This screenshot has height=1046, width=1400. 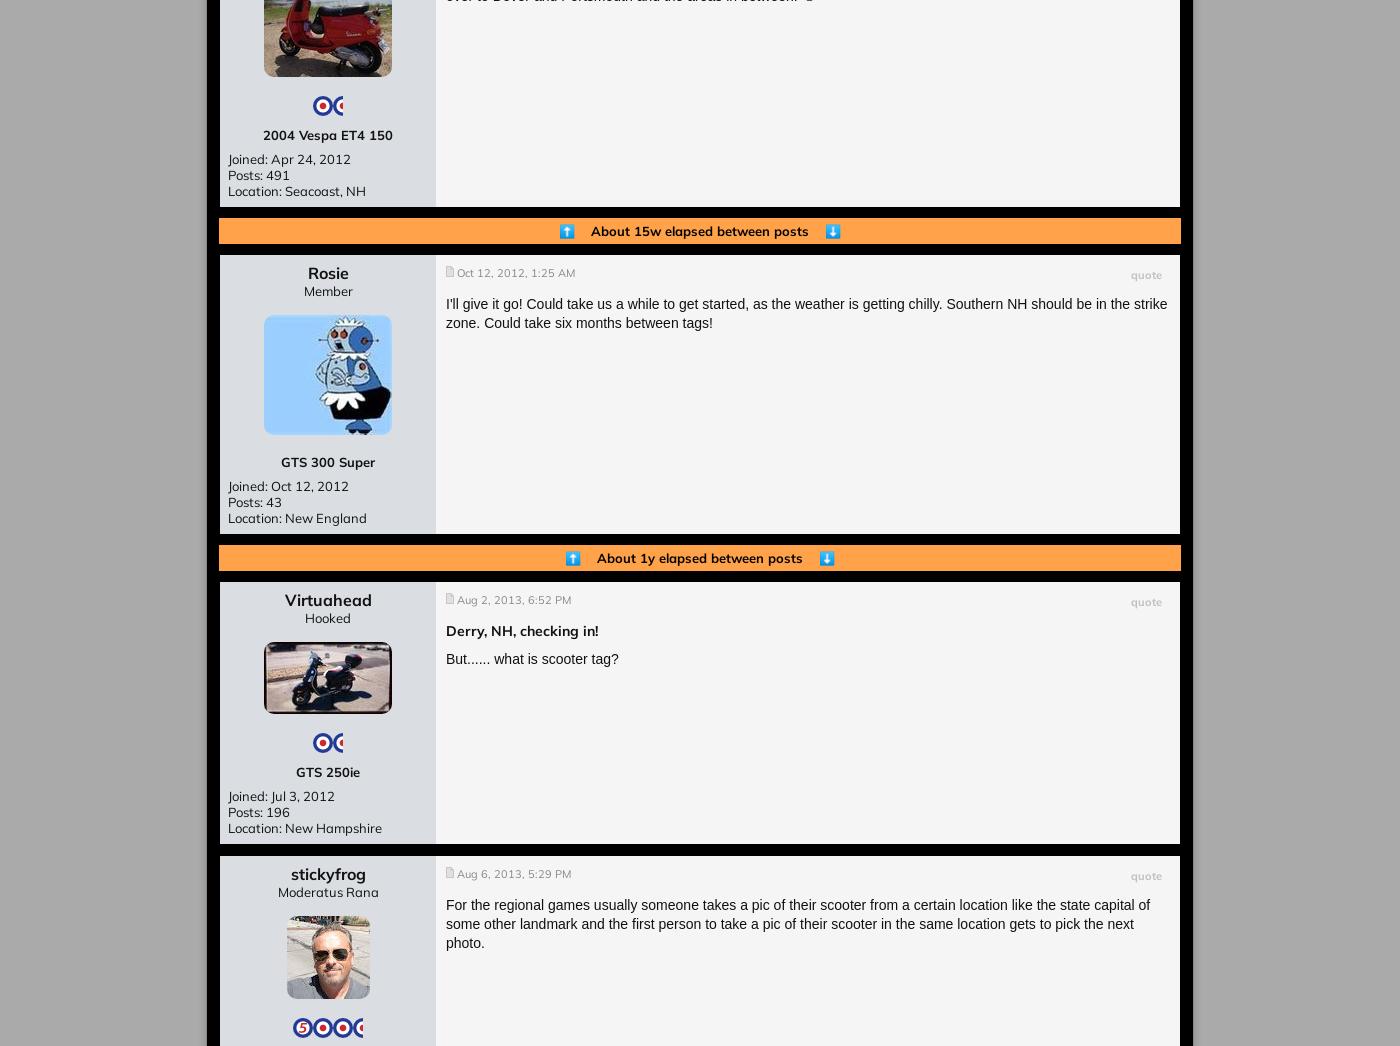 What do you see at coordinates (305, 828) in the screenshot?
I see `'Location: New Hampshire'` at bounding box center [305, 828].